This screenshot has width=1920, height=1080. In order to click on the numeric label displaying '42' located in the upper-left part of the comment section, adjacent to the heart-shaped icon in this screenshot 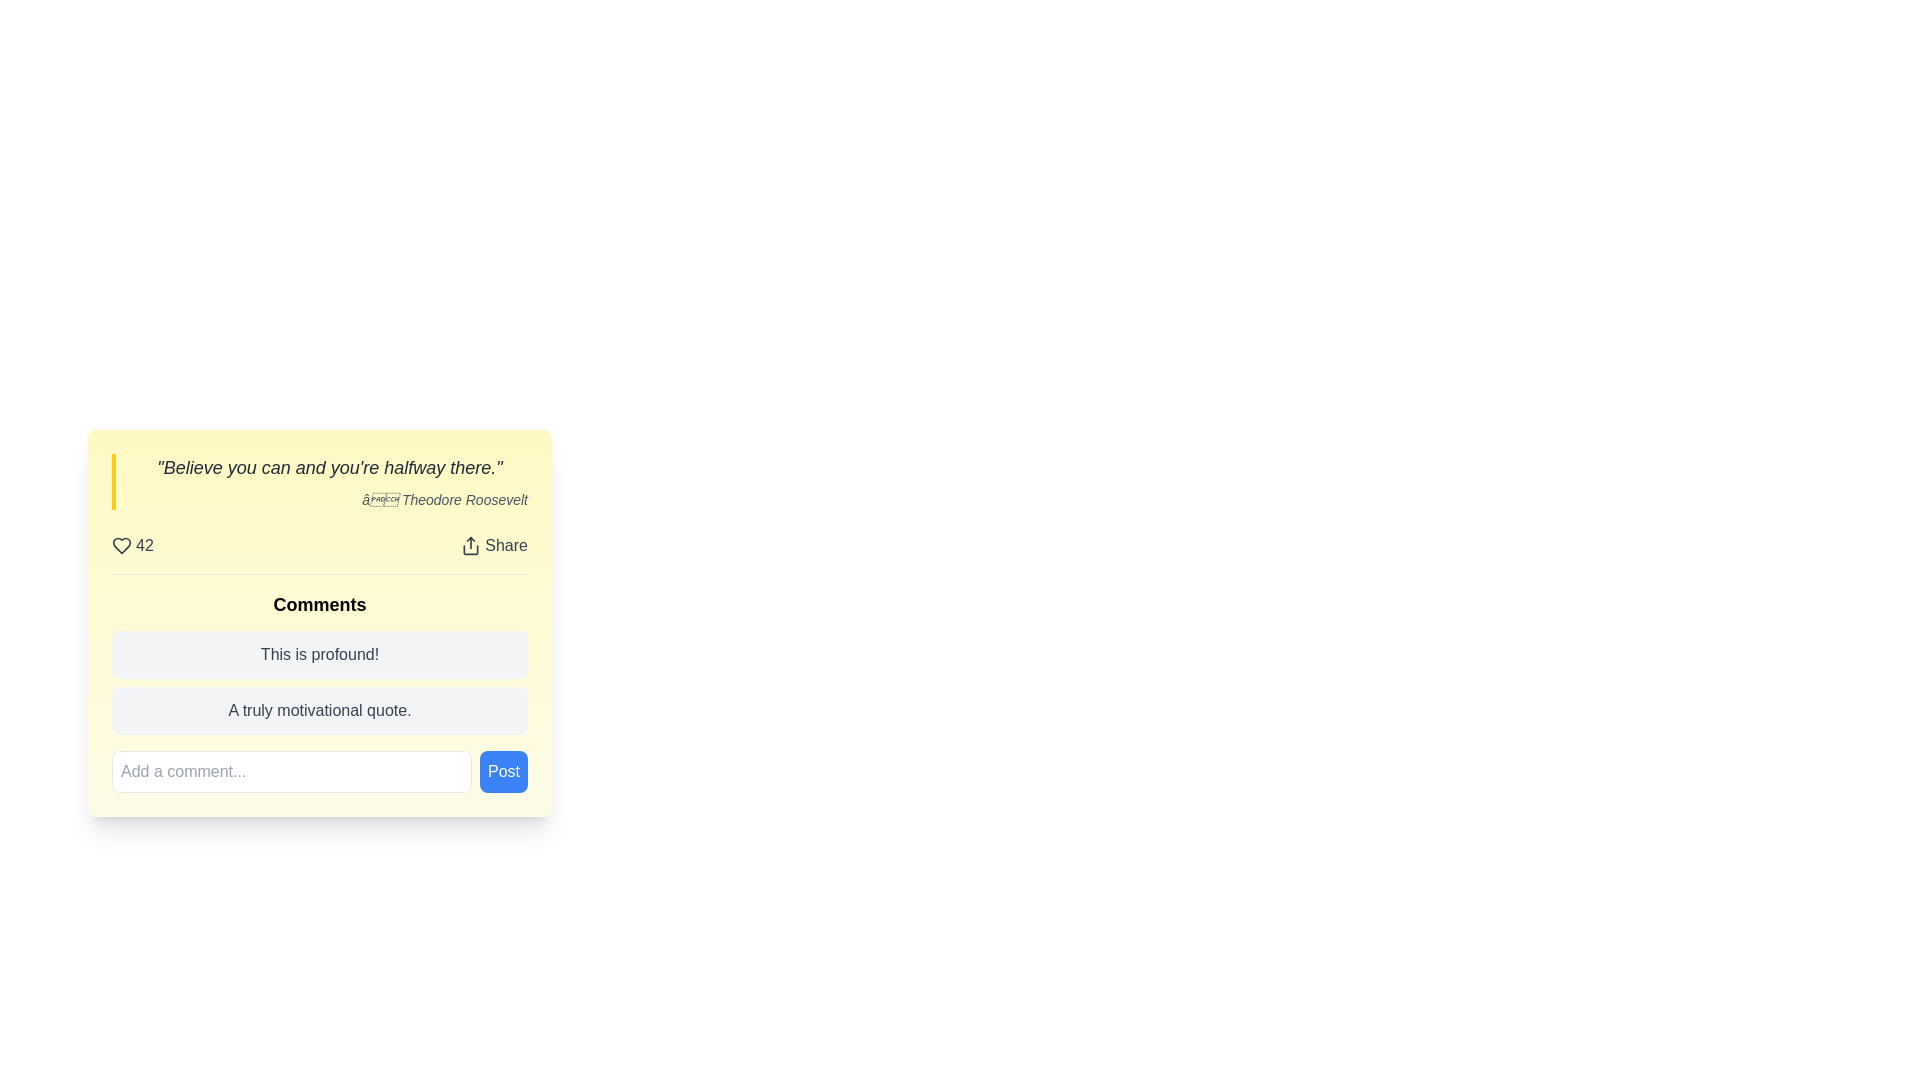, I will do `click(143, 546)`.